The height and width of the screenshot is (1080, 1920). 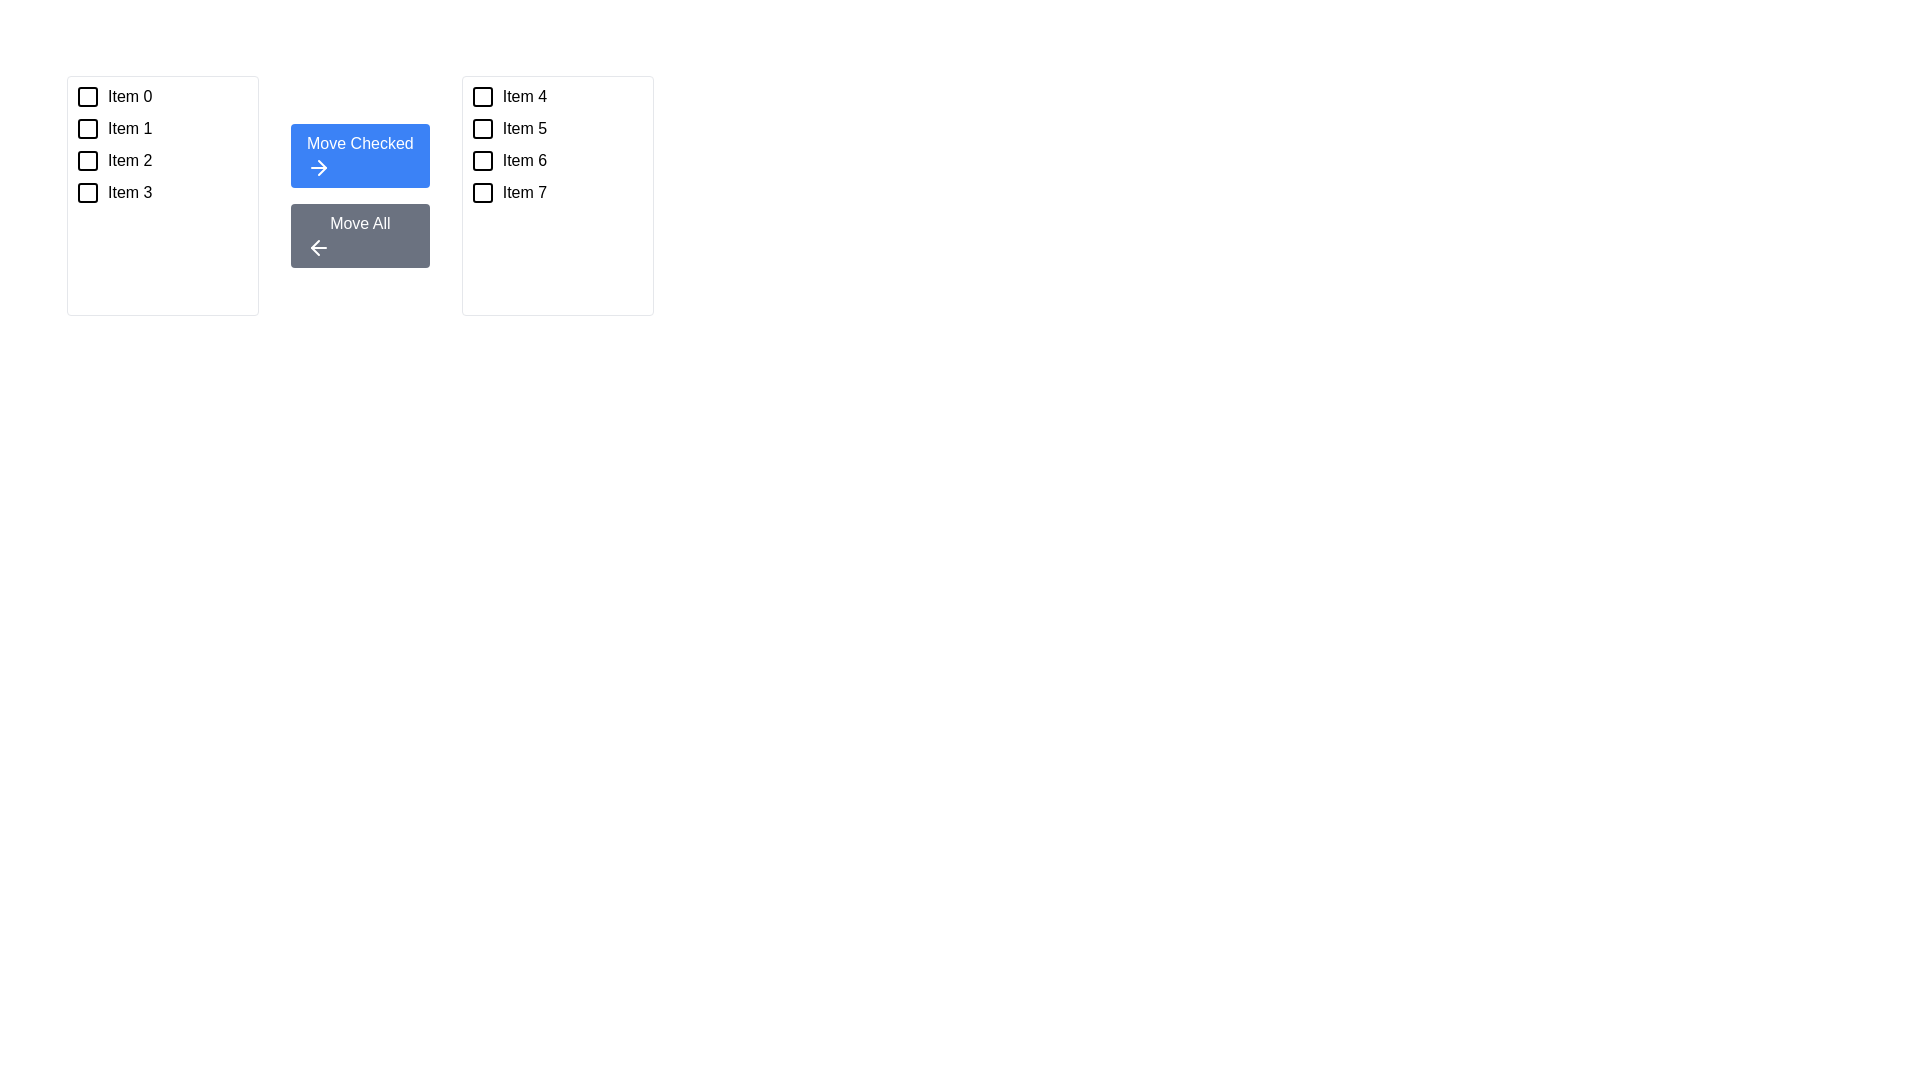 What do you see at coordinates (557, 128) in the screenshot?
I see `the second checkbox list item located below 'Item 4' and above 'Item 6'` at bounding box center [557, 128].